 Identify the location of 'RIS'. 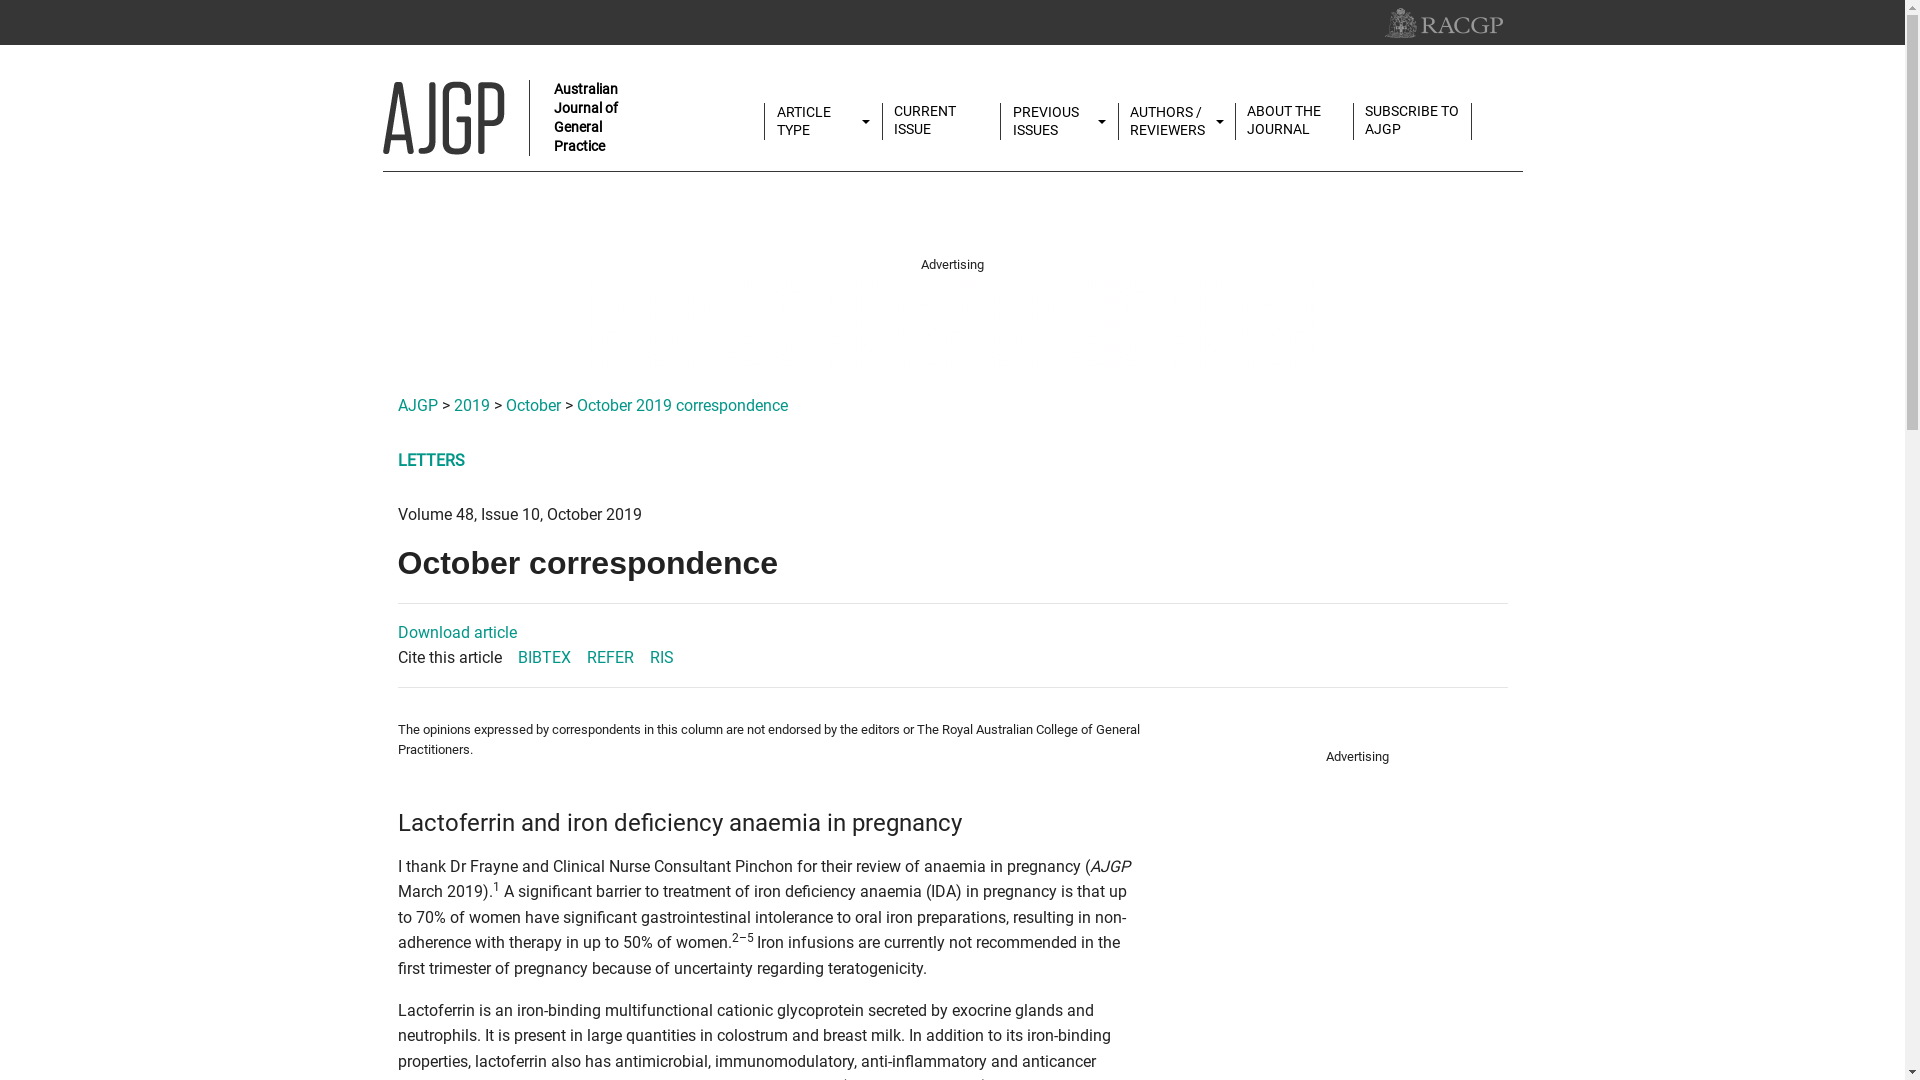
(662, 657).